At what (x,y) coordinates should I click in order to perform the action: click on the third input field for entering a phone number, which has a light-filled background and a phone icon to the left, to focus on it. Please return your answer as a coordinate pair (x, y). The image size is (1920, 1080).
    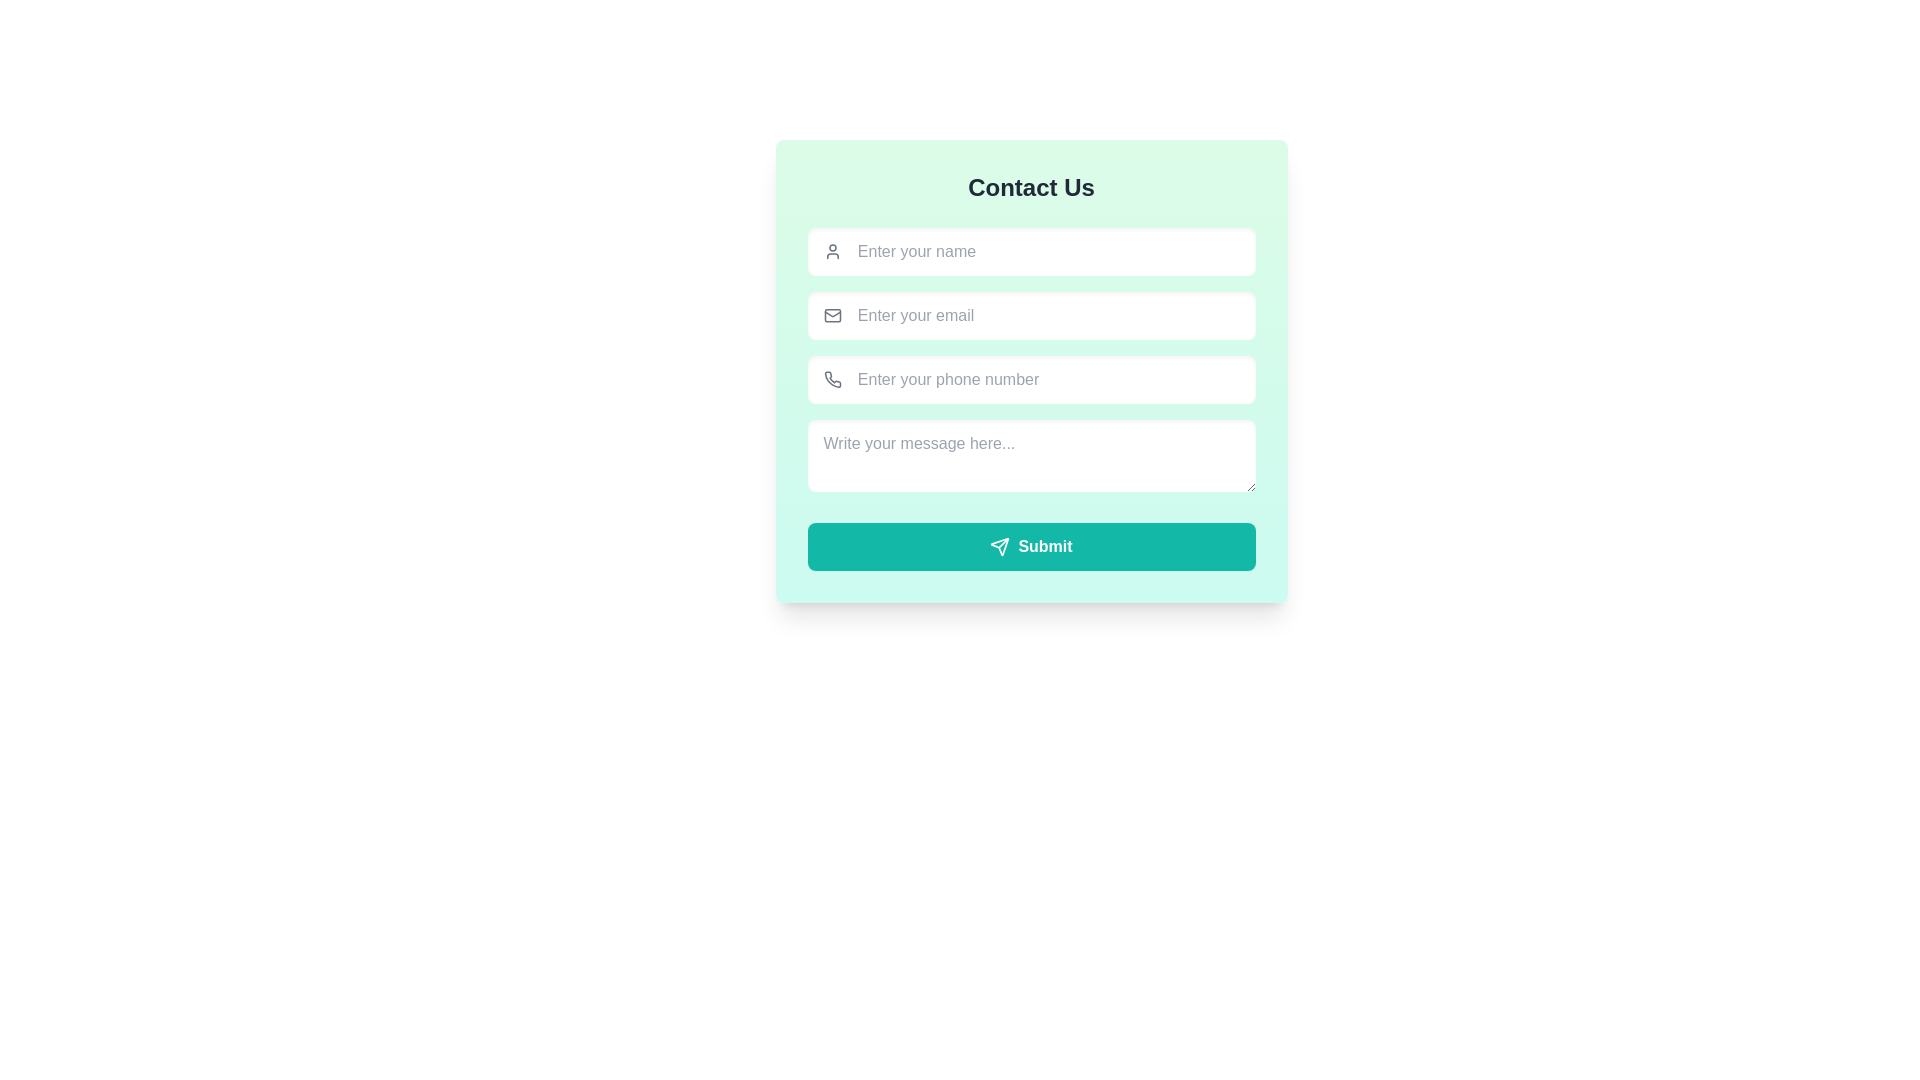
    Looking at the image, I should click on (1031, 371).